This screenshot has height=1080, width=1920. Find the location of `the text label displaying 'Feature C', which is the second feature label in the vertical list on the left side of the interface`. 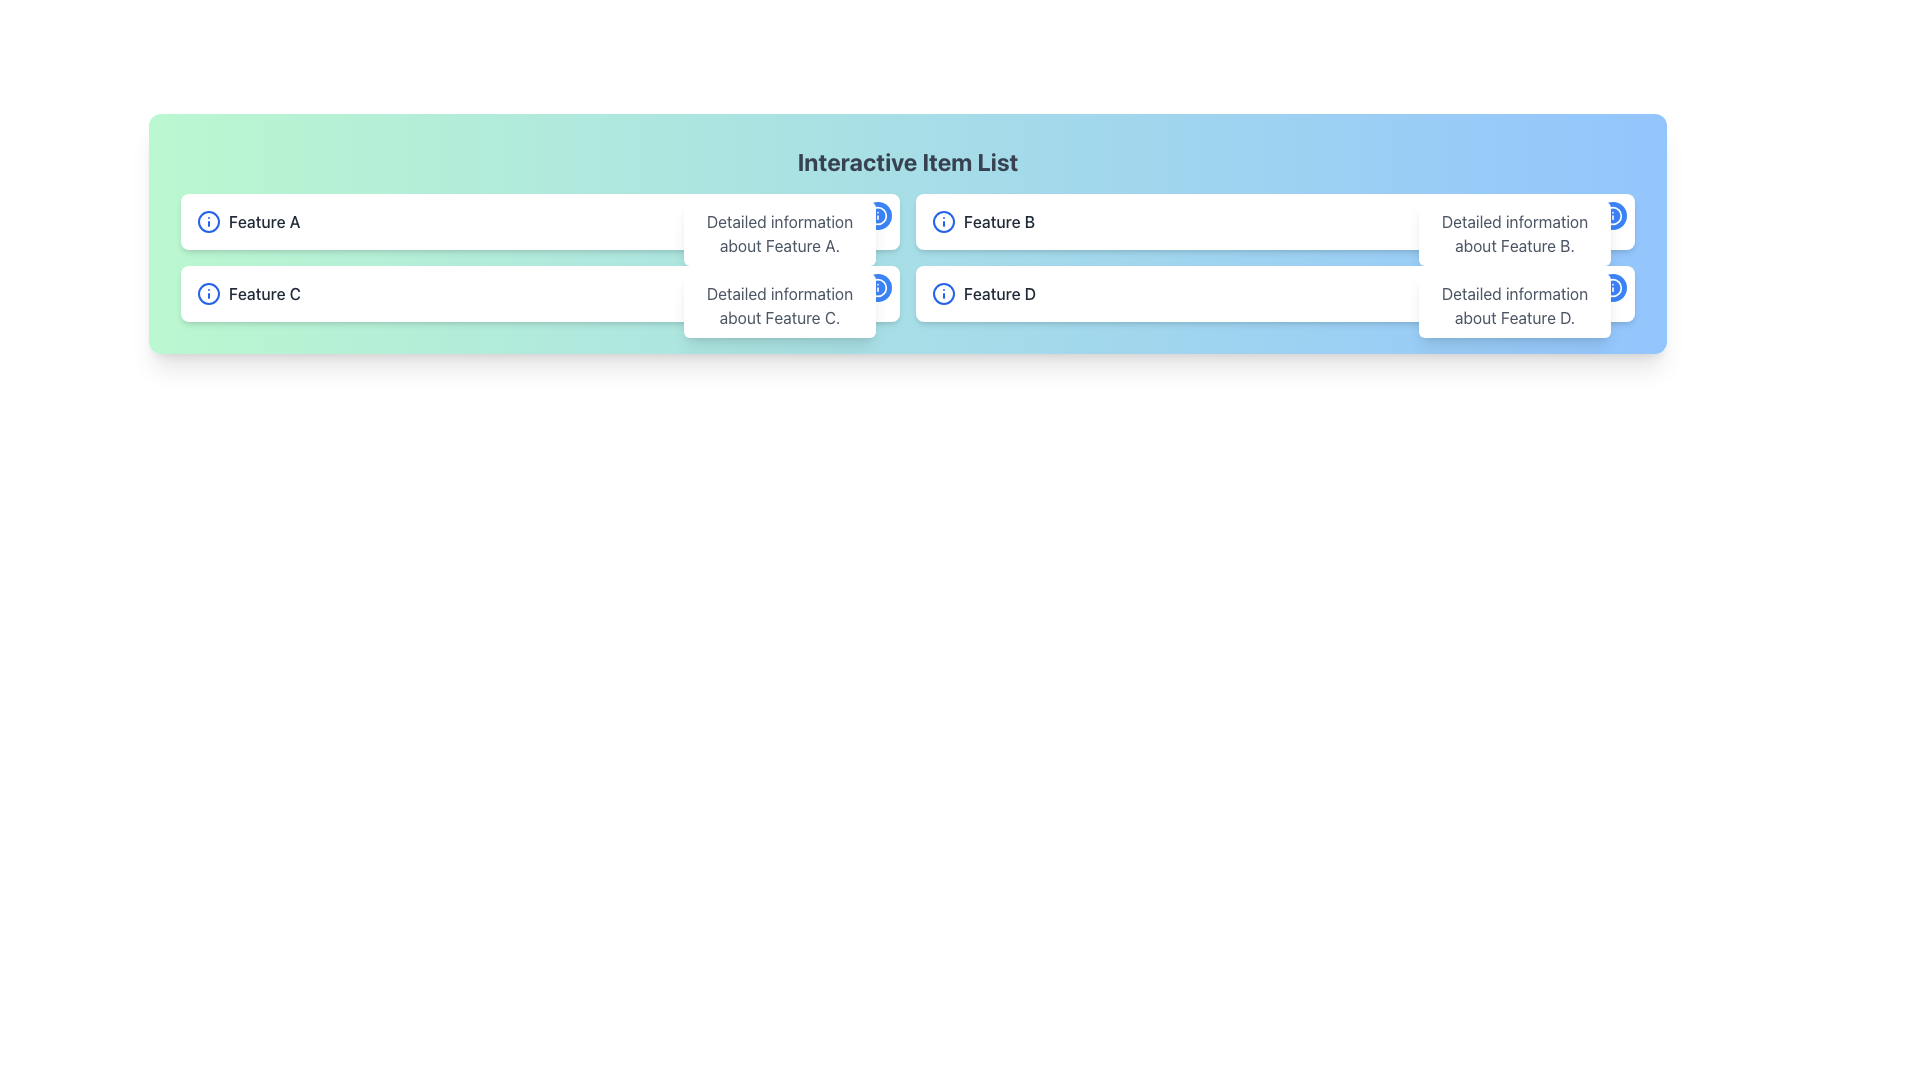

the text label displaying 'Feature C', which is the second feature label in the vertical list on the left side of the interface is located at coordinates (263, 293).